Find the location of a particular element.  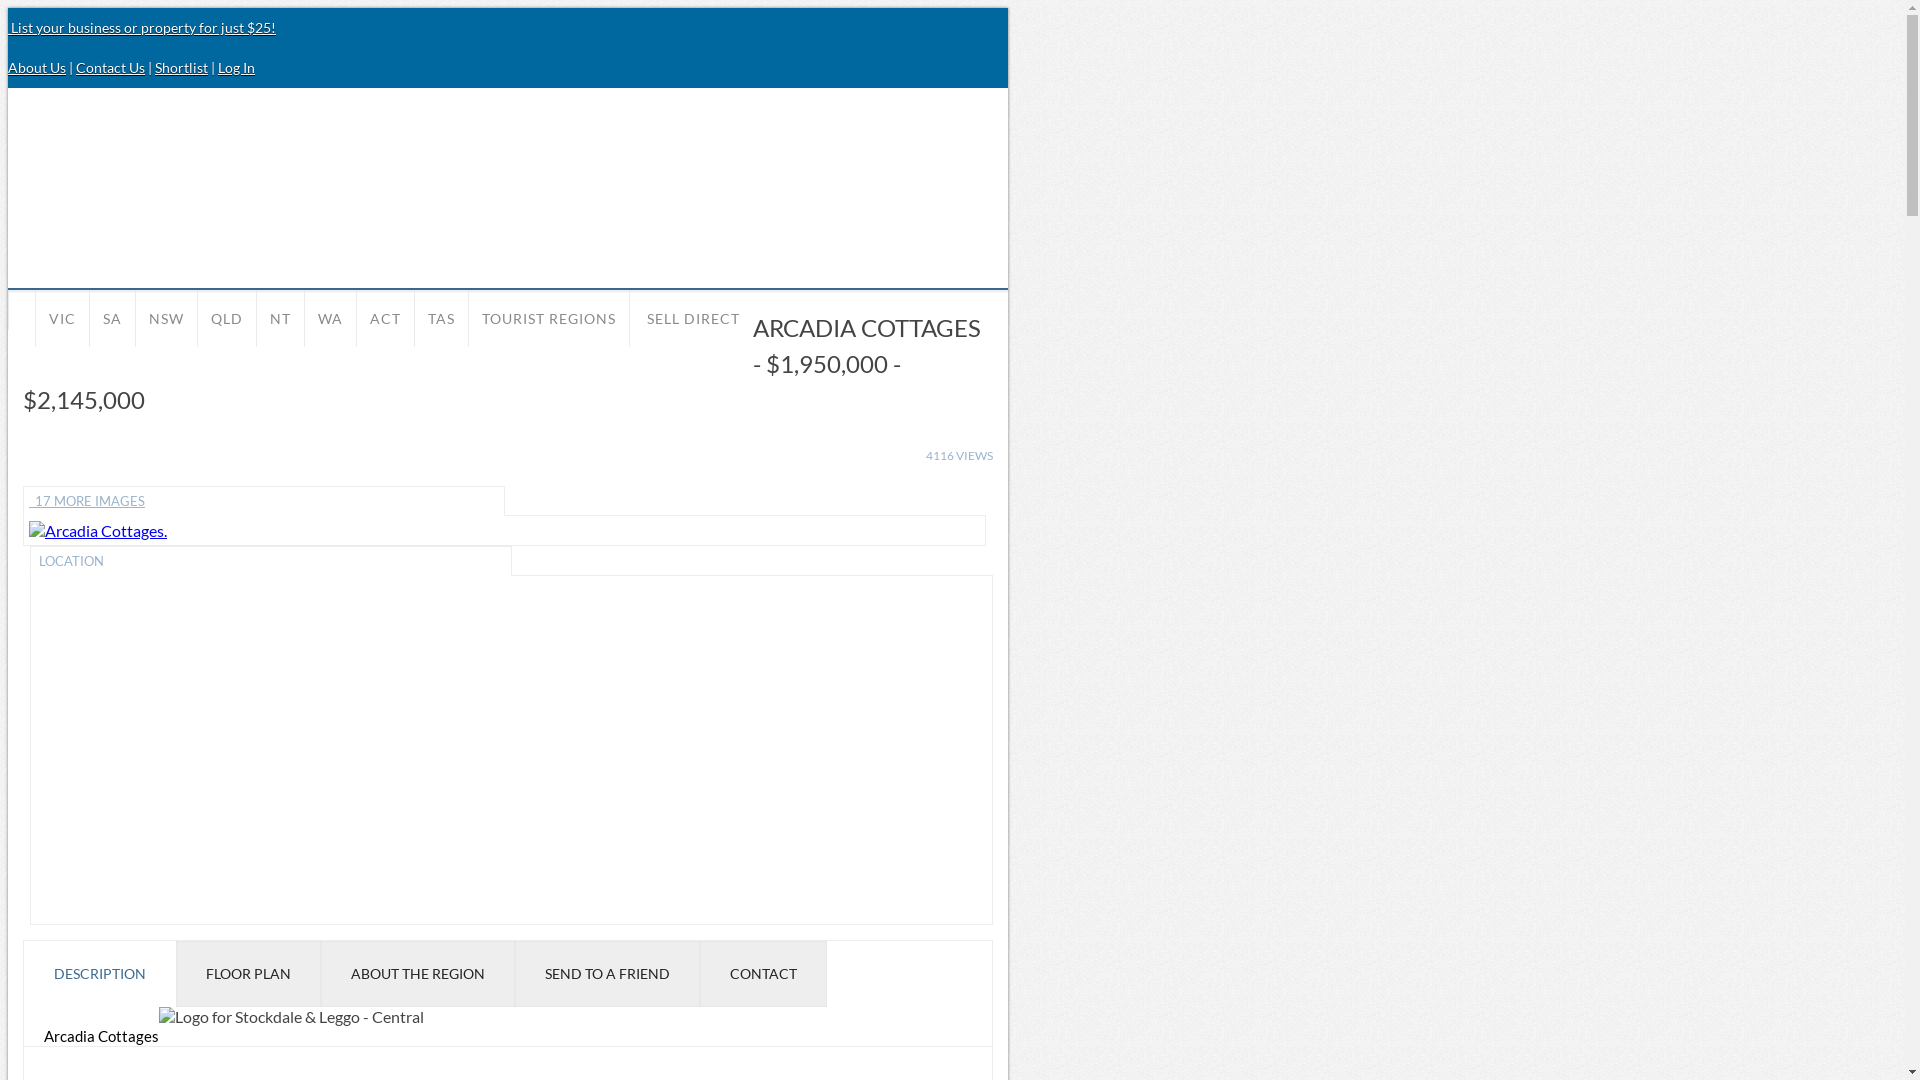

'ACT' is located at coordinates (385, 317).